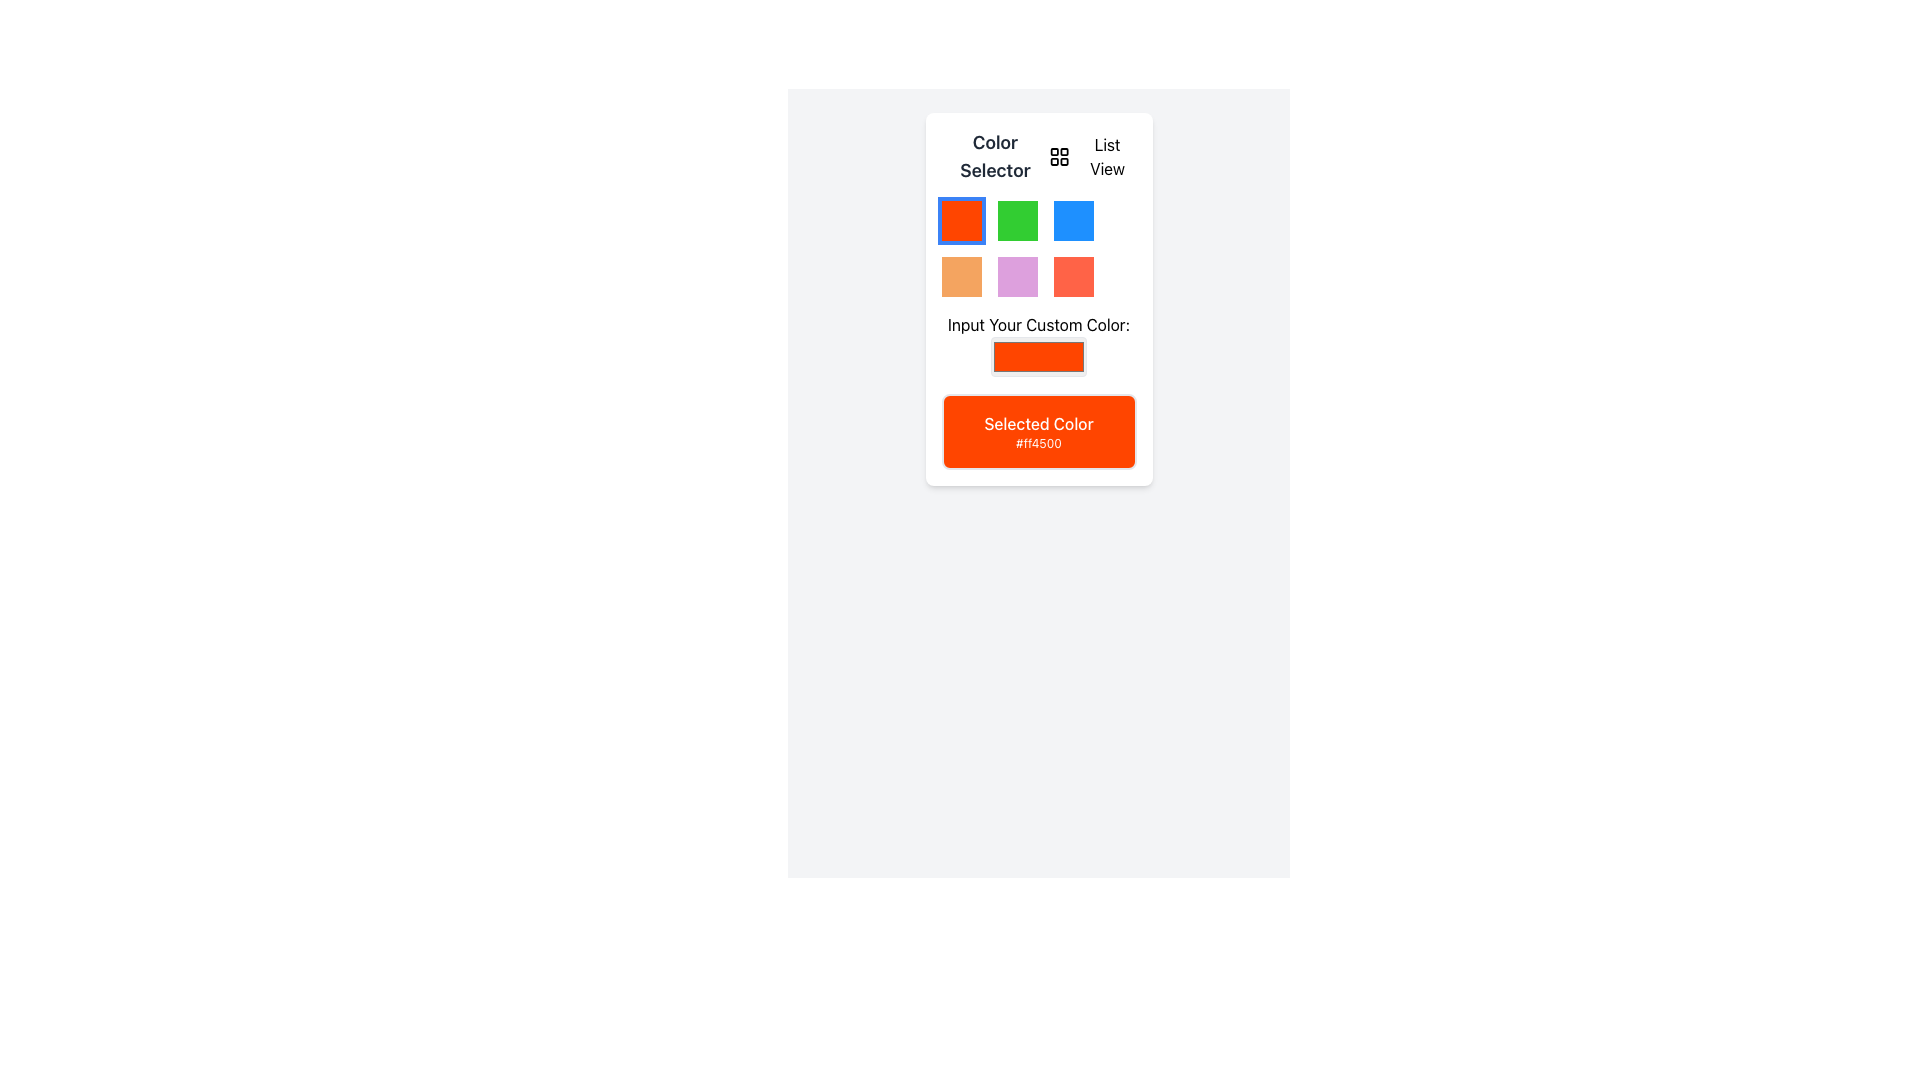 The height and width of the screenshot is (1080, 1920). What do you see at coordinates (961, 220) in the screenshot?
I see `the orange square button with a blue border located in the top-left corner of the 3x2 grid` at bounding box center [961, 220].